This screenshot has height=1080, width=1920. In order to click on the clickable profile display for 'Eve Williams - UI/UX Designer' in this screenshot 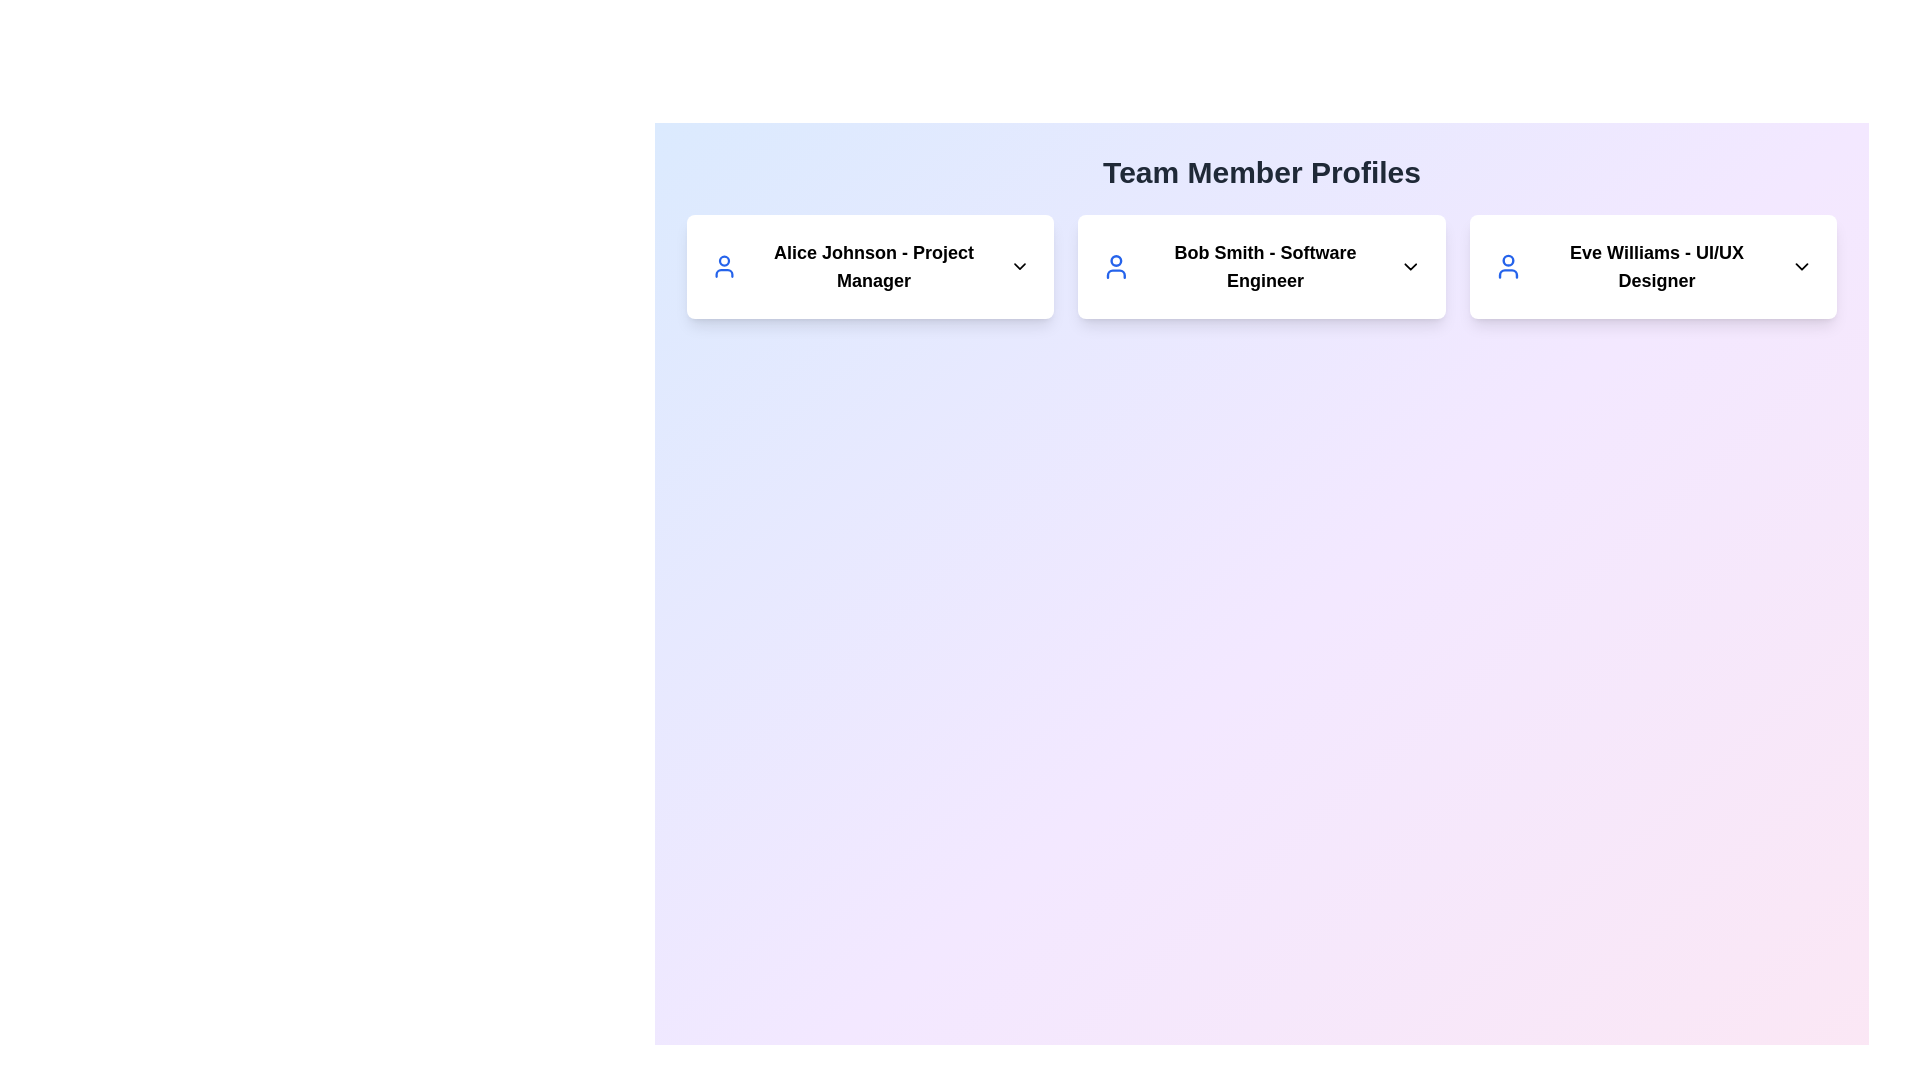, I will do `click(1653, 265)`.